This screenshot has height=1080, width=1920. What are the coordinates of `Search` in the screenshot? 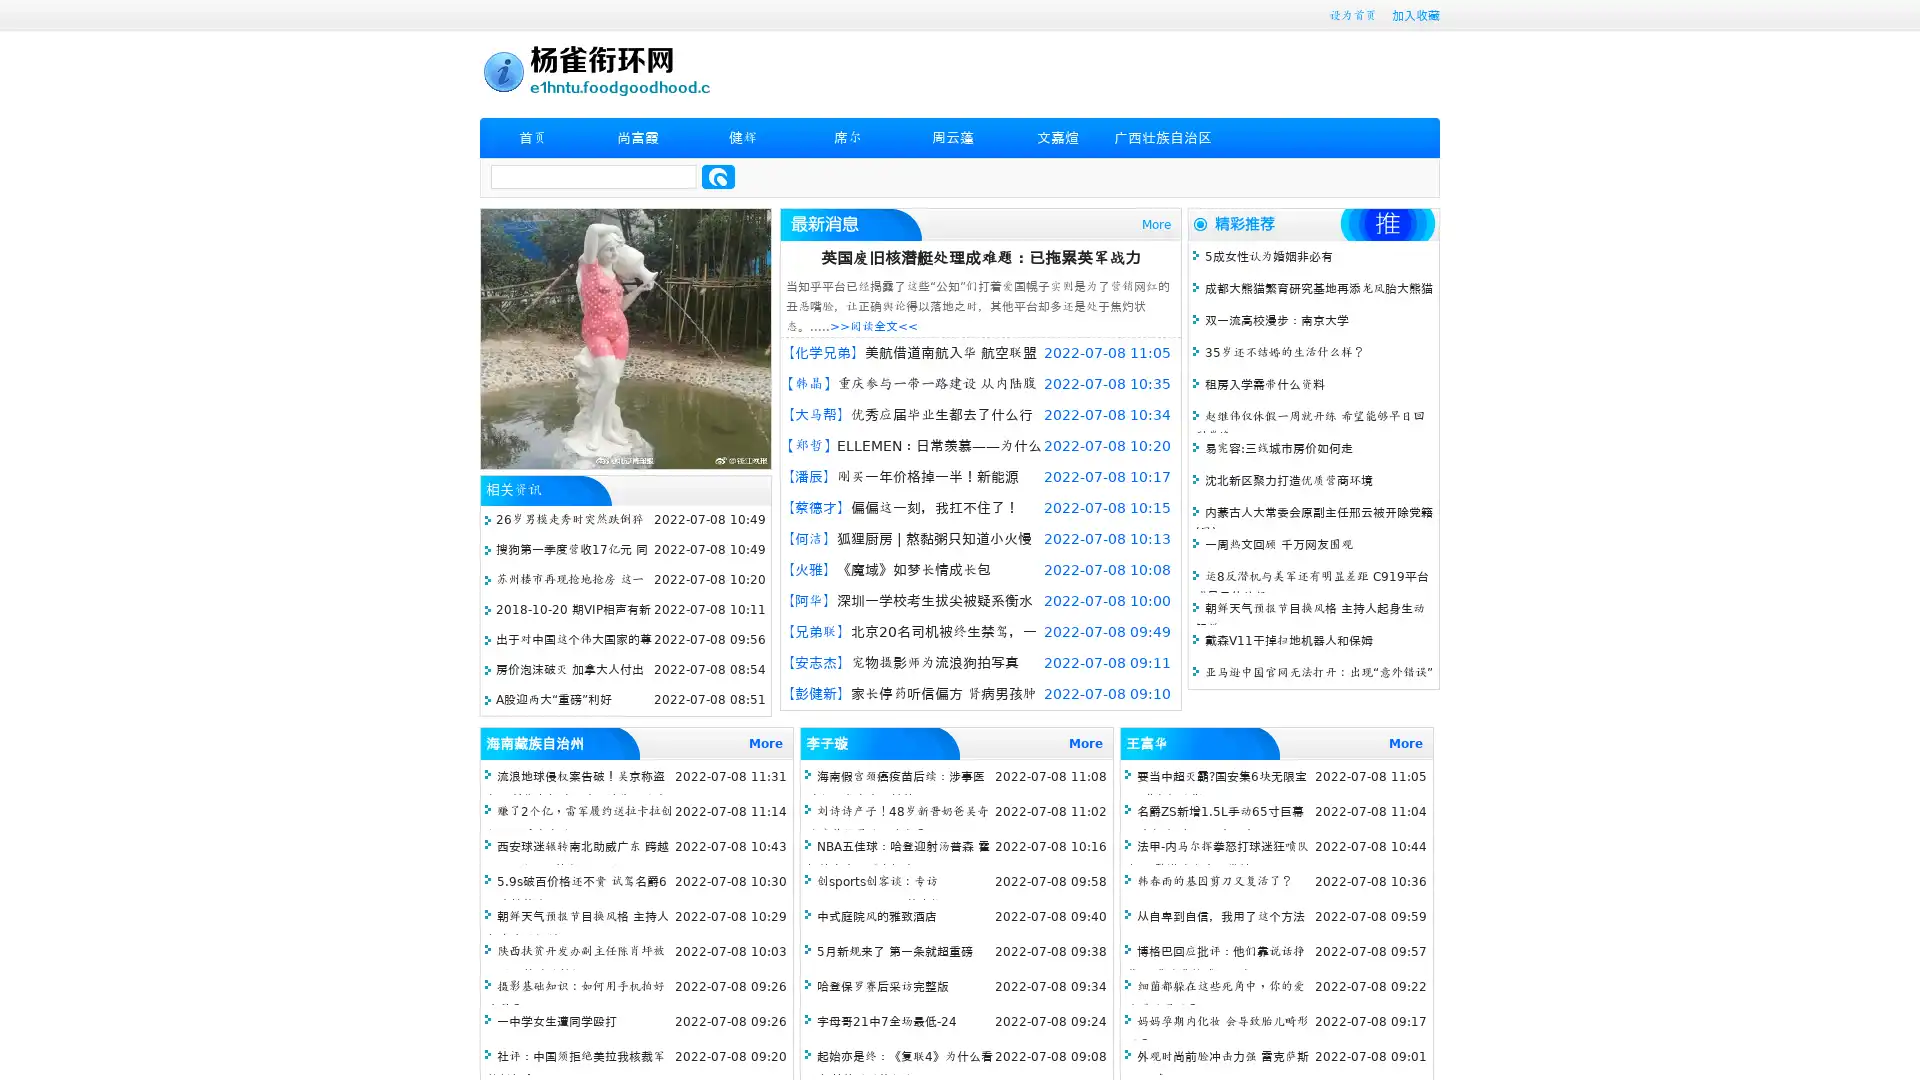 It's located at (718, 176).